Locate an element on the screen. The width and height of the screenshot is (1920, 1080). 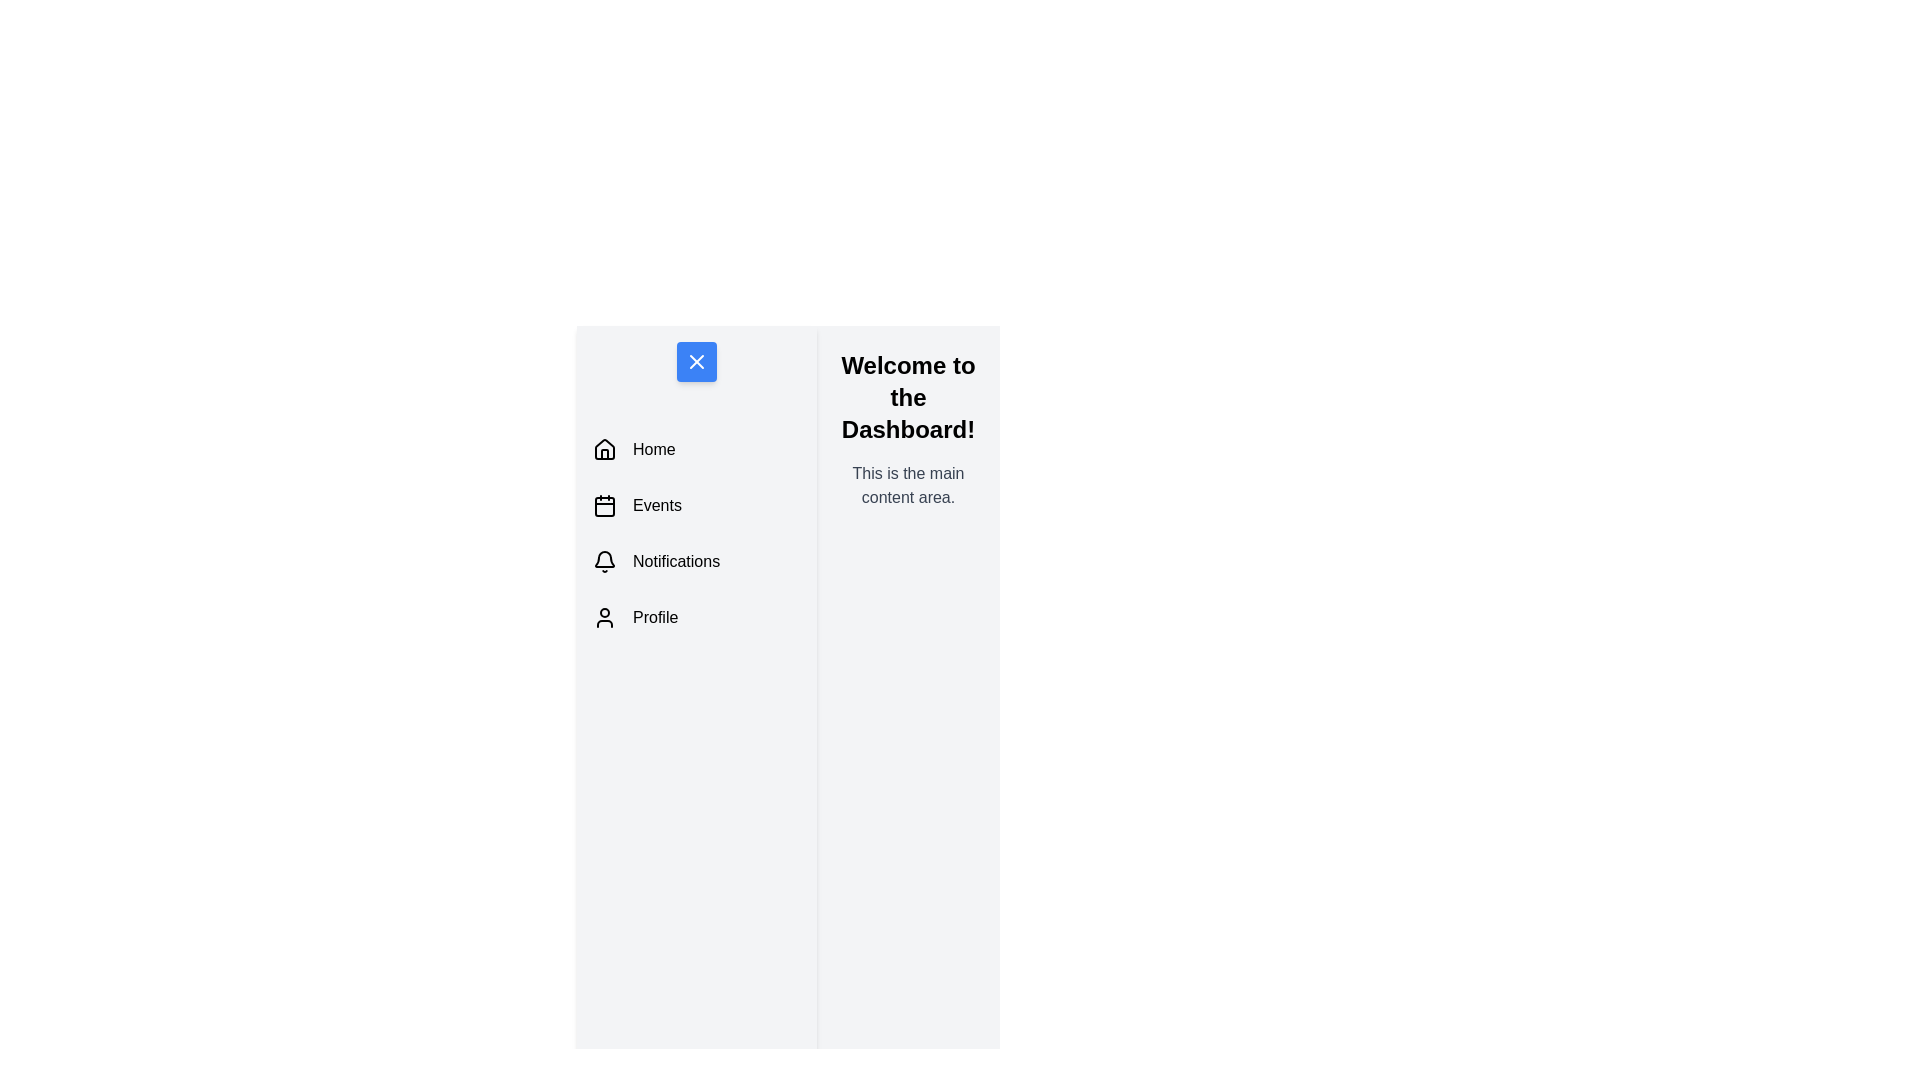
Notifications label located in the vertical navigation bar as the third item in the menu options is located at coordinates (676, 562).